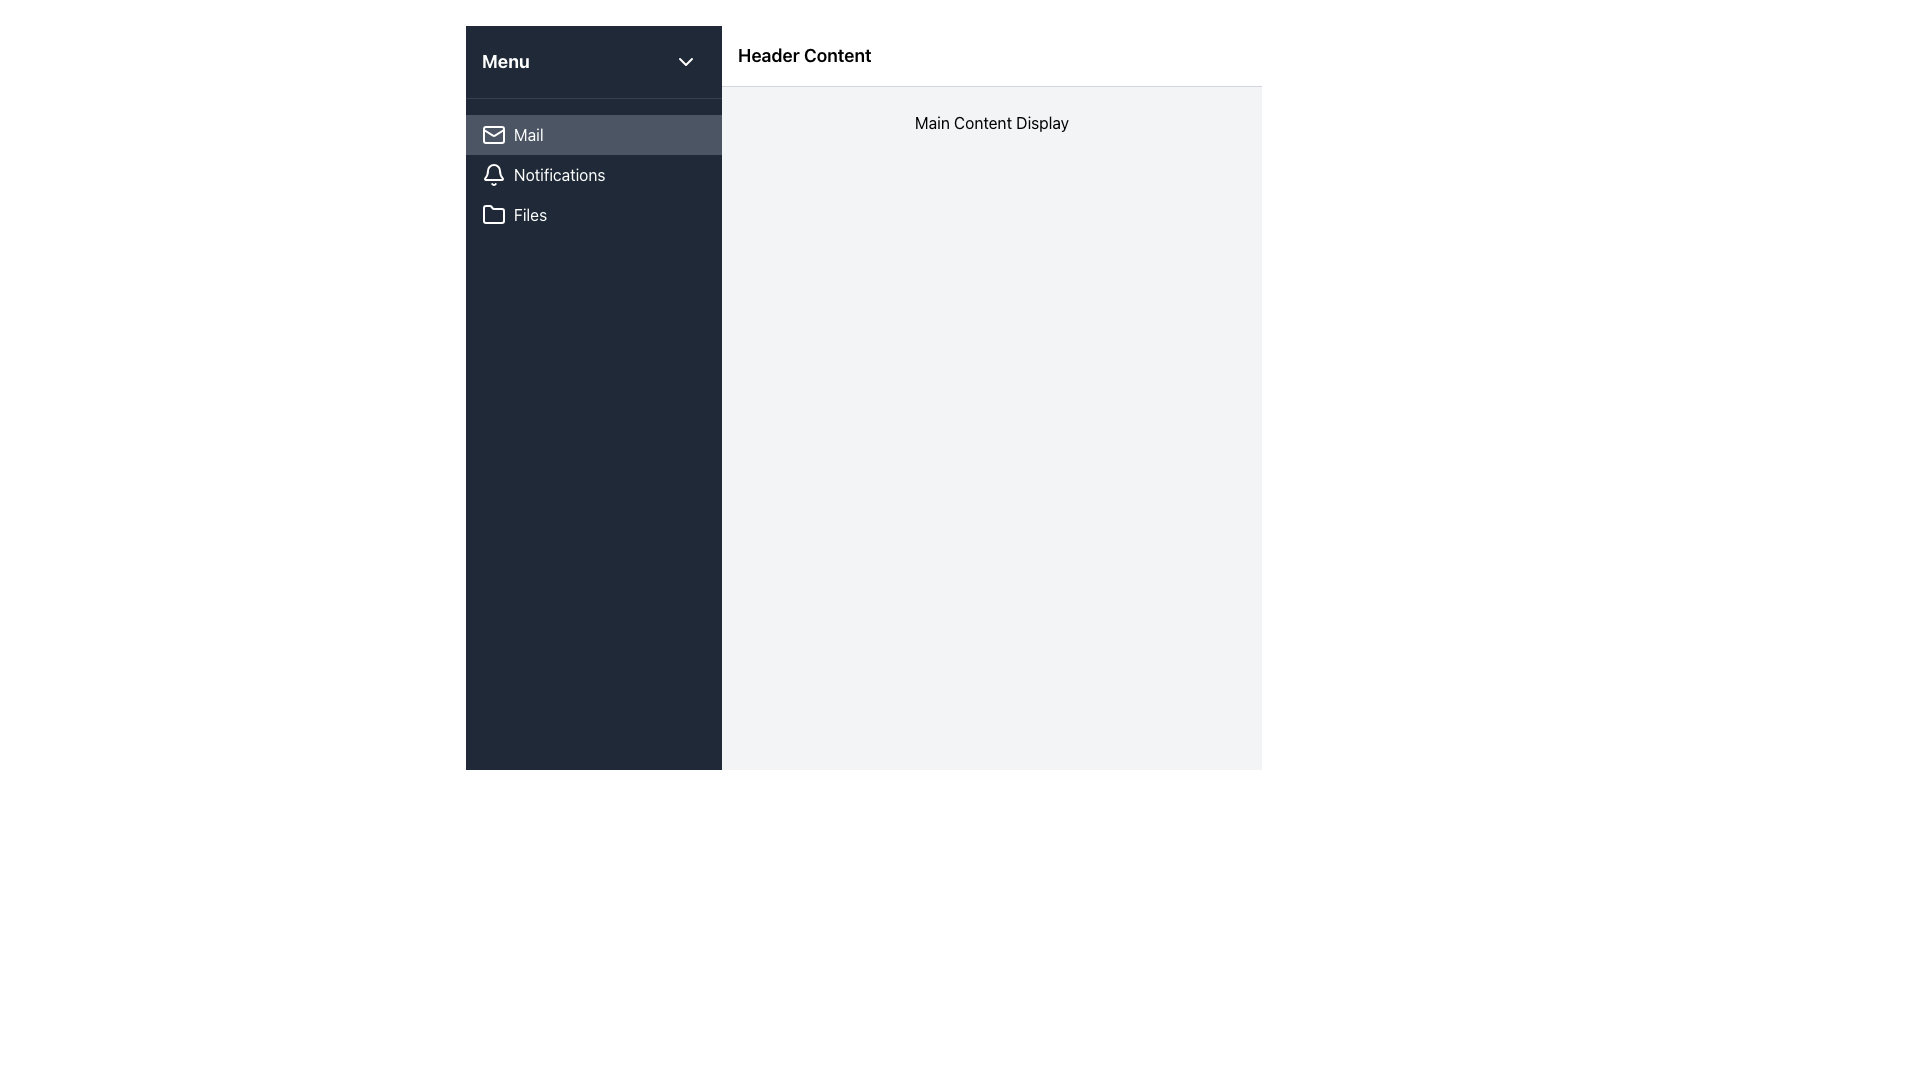 Image resolution: width=1920 pixels, height=1080 pixels. What do you see at coordinates (593, 135) in the screenshot?
I see `the 'Mail' navigation button located at the top of the vertical sidebar menu` at bounding box center [593, 135].